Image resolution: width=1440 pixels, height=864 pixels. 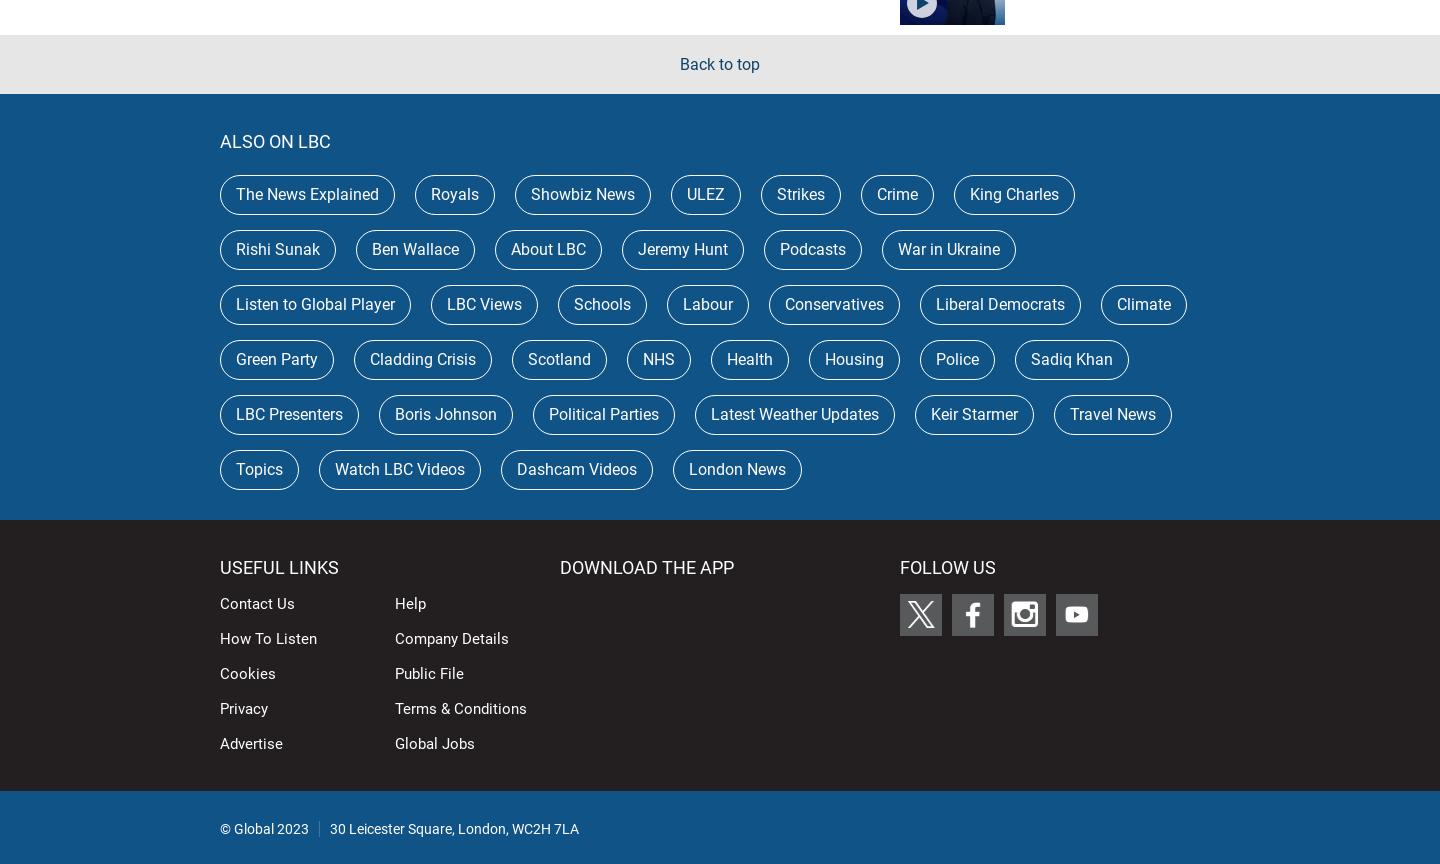 I want to click on 'Watch LBC Videos', so click(x=399, y=468).